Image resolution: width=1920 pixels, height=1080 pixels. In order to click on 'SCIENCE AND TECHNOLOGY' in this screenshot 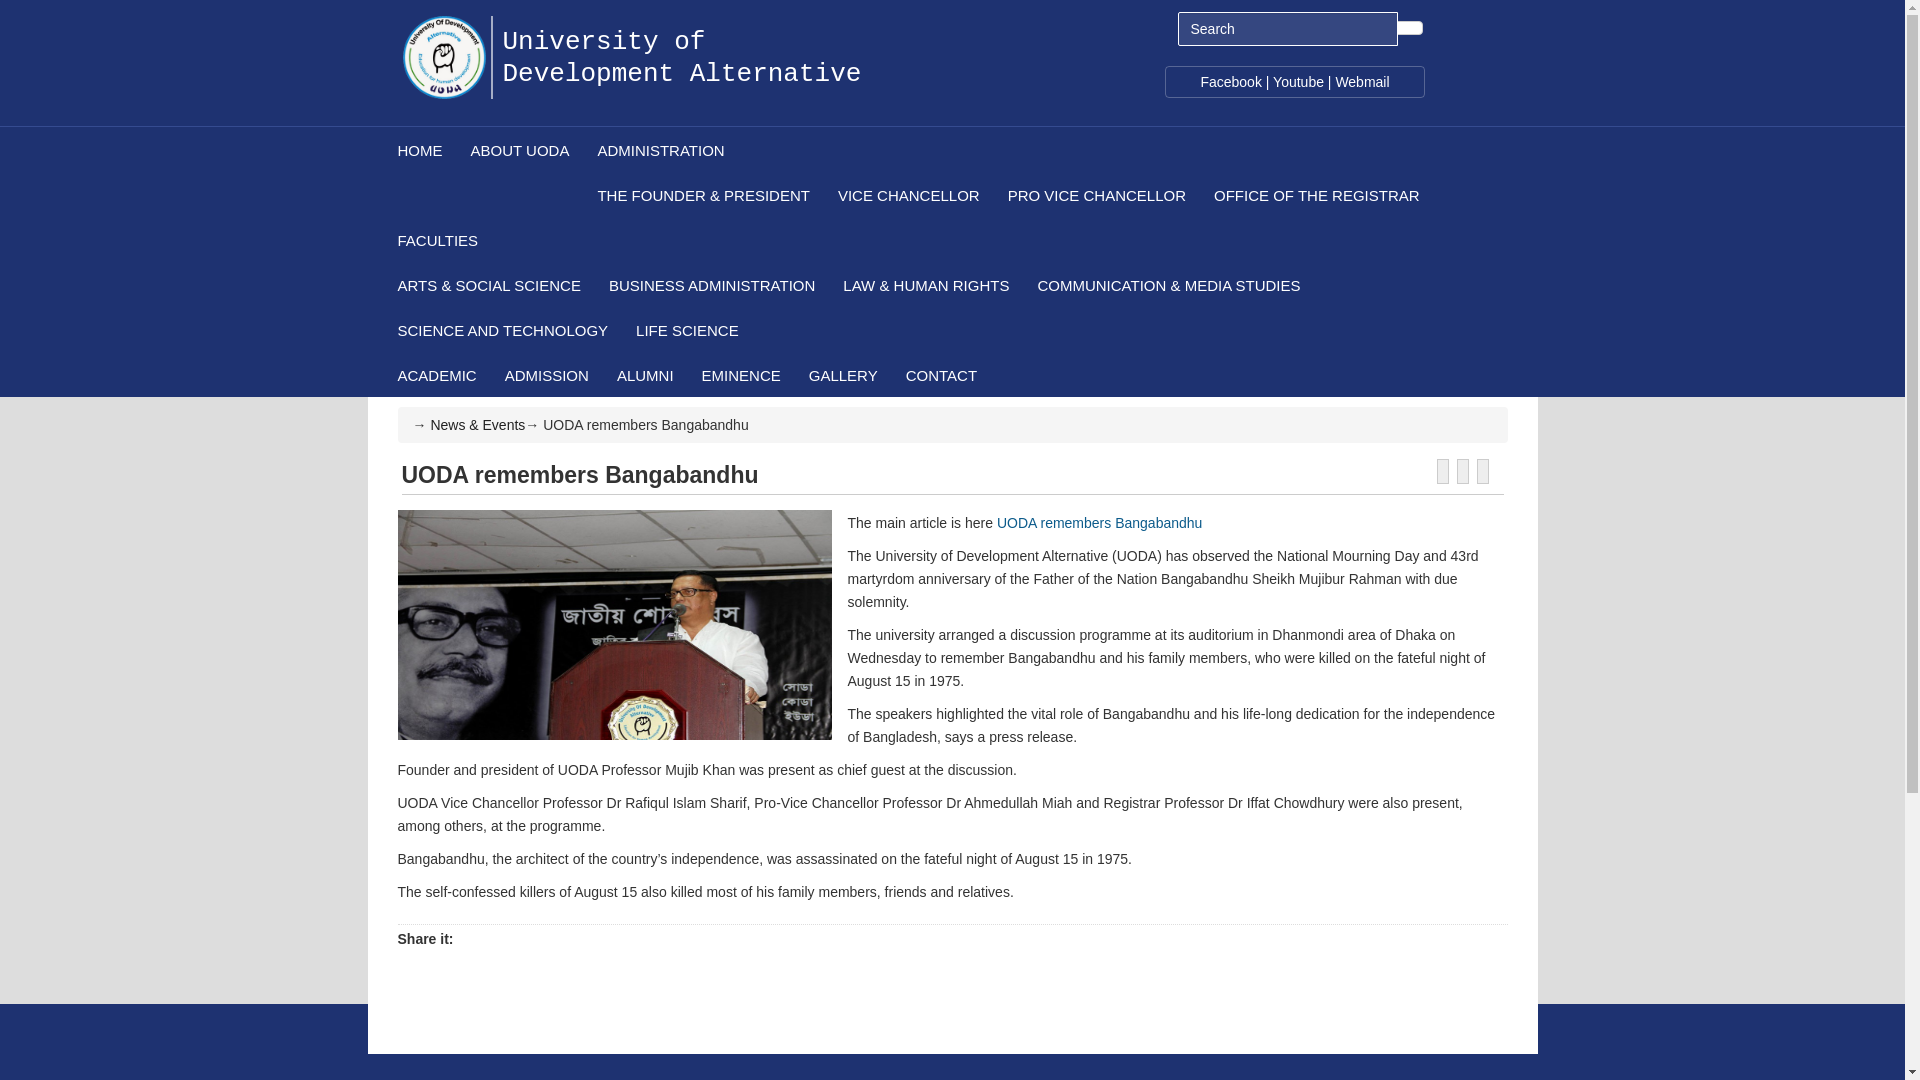, I will do `click(382, 328)`.